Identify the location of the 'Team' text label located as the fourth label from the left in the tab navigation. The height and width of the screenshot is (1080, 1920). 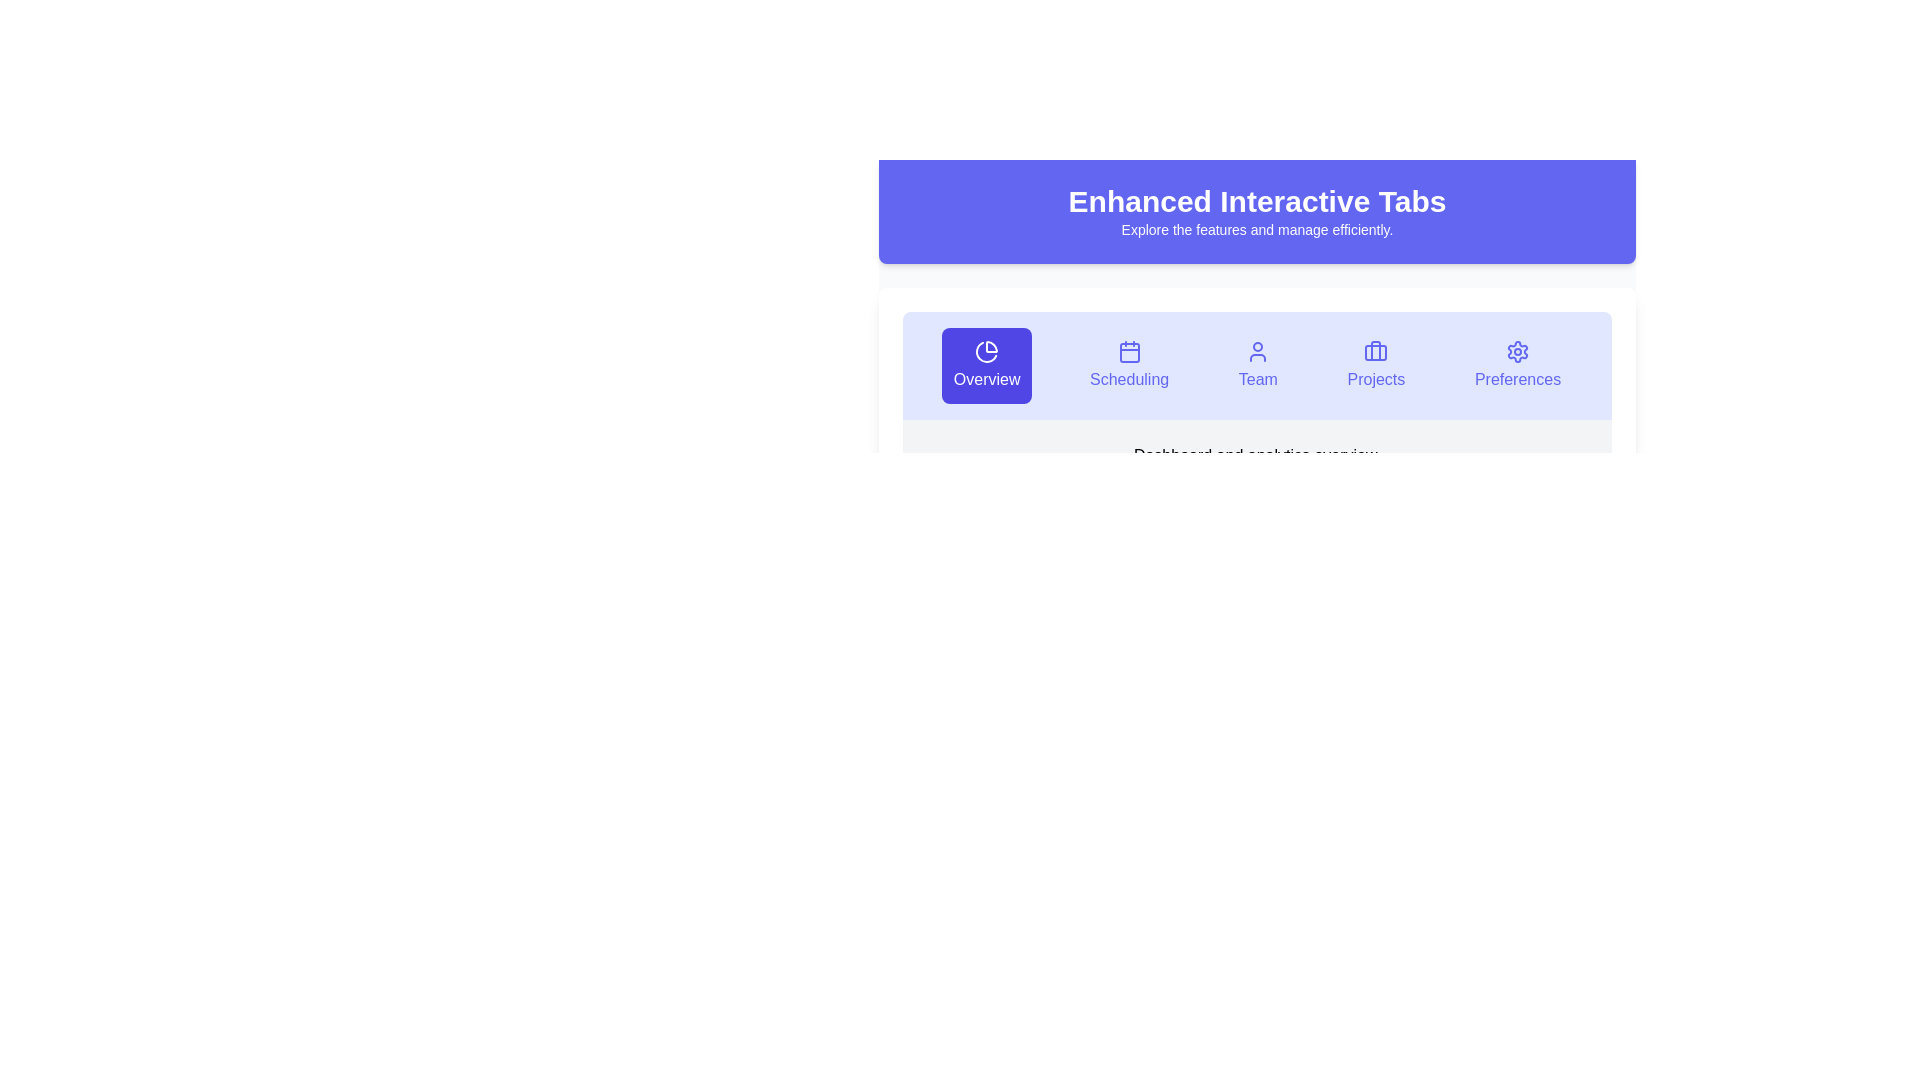
(1257, 380).